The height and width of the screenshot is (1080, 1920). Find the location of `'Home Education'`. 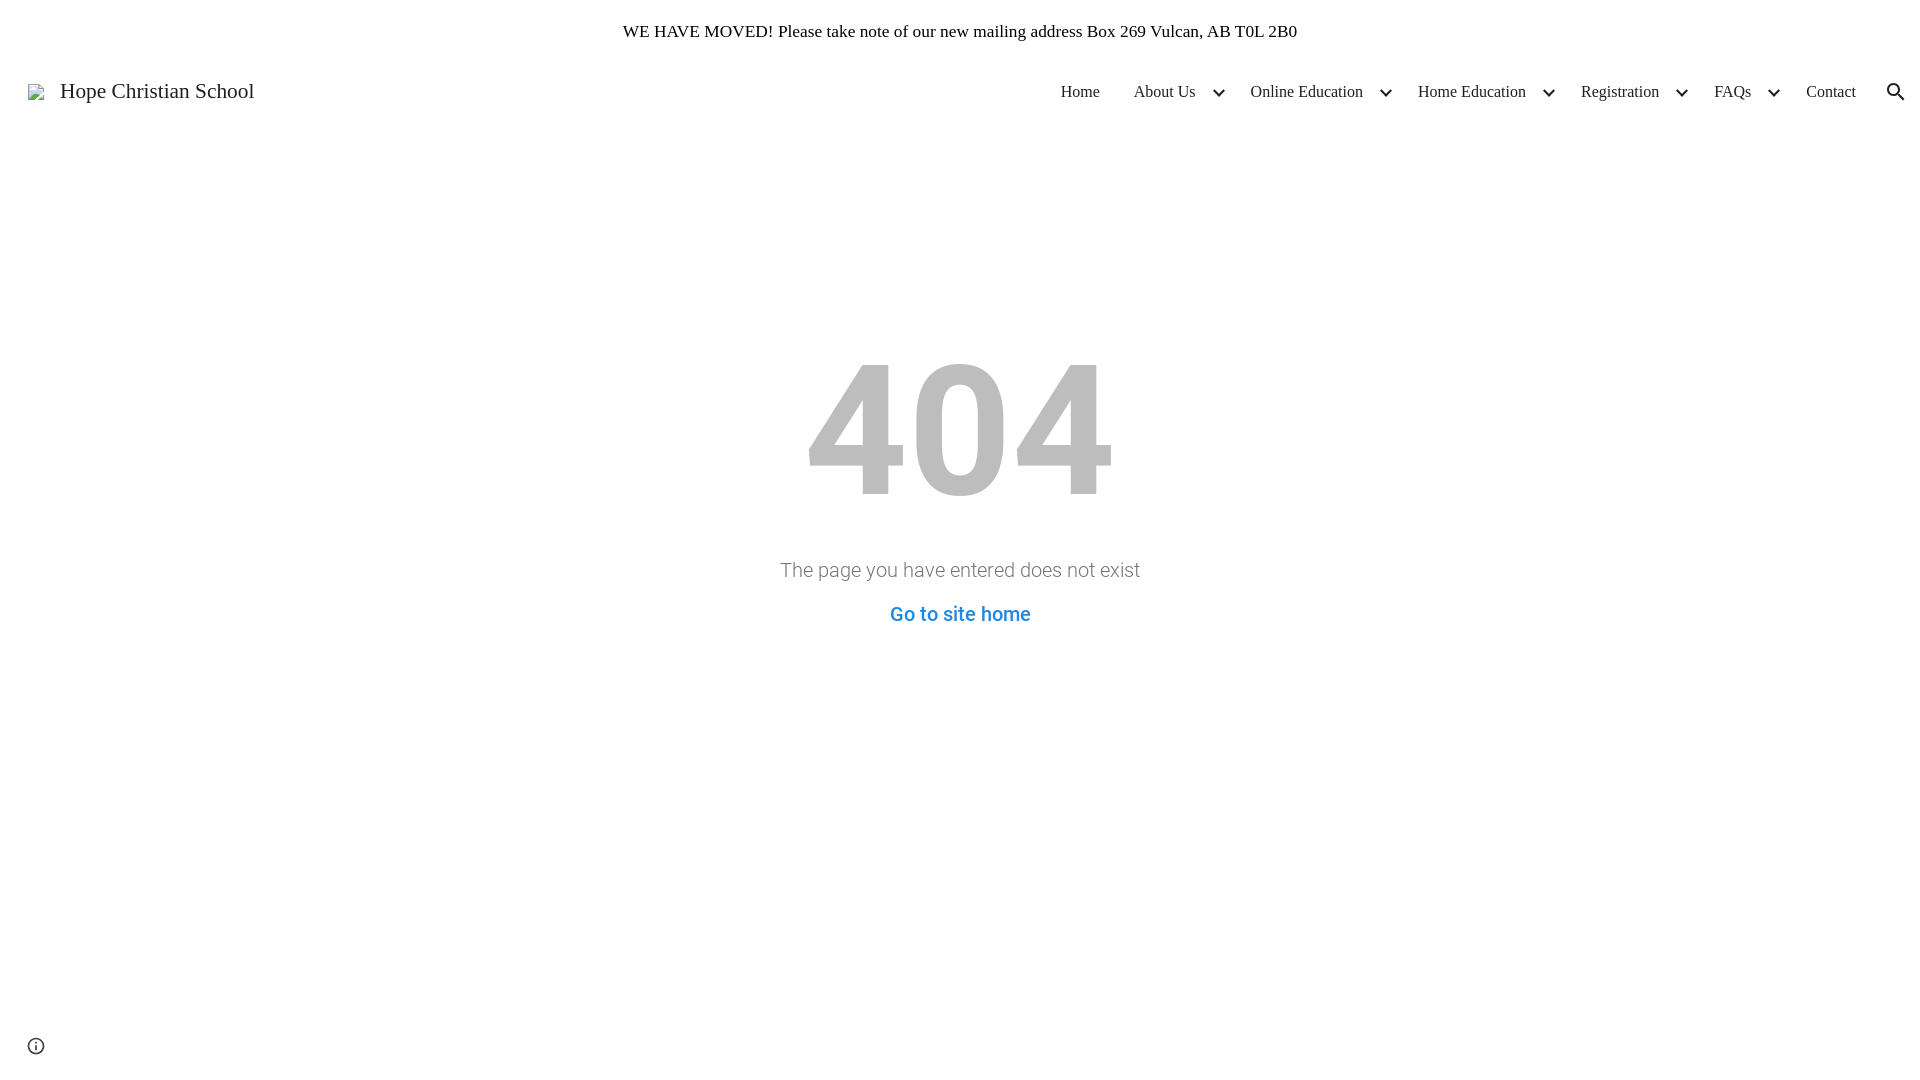

'Home Education' is located at coordinates (1472, 92).